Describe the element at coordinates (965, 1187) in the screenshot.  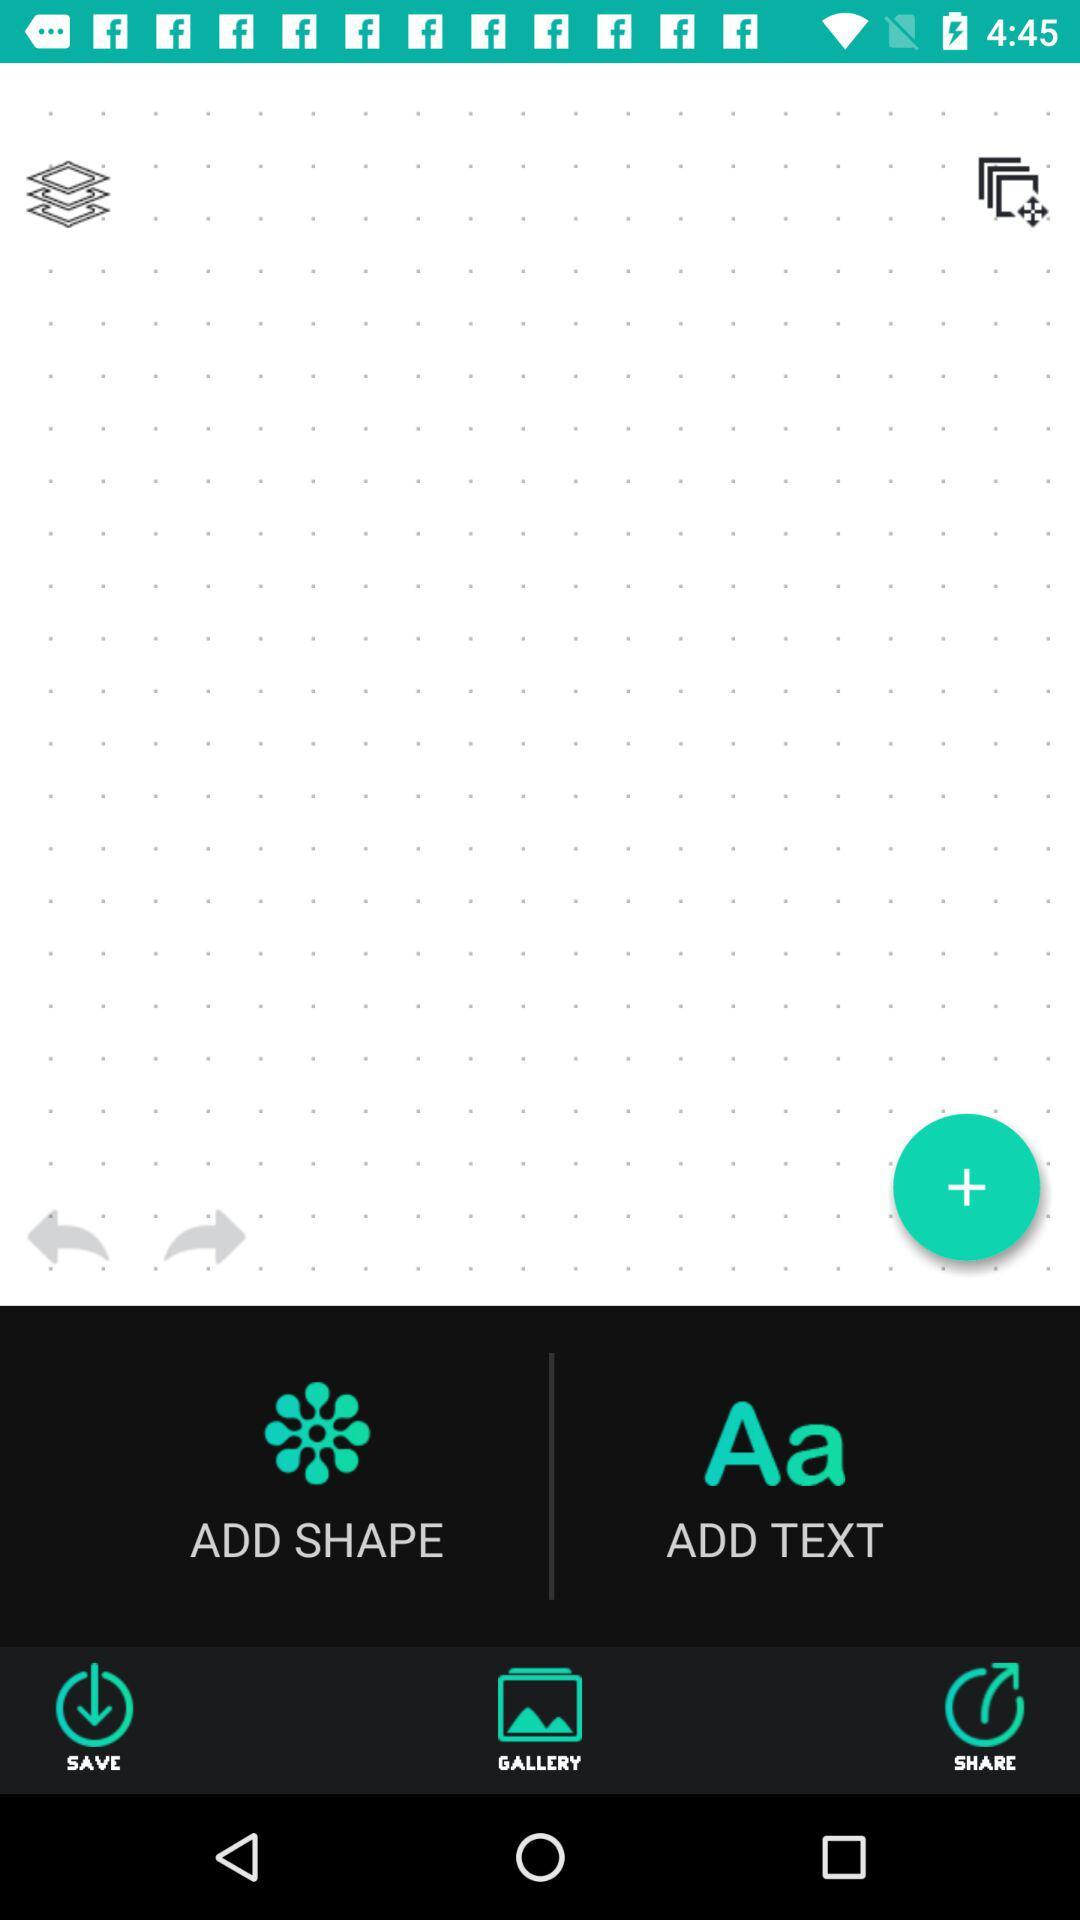
I see `shape or text` at that location.